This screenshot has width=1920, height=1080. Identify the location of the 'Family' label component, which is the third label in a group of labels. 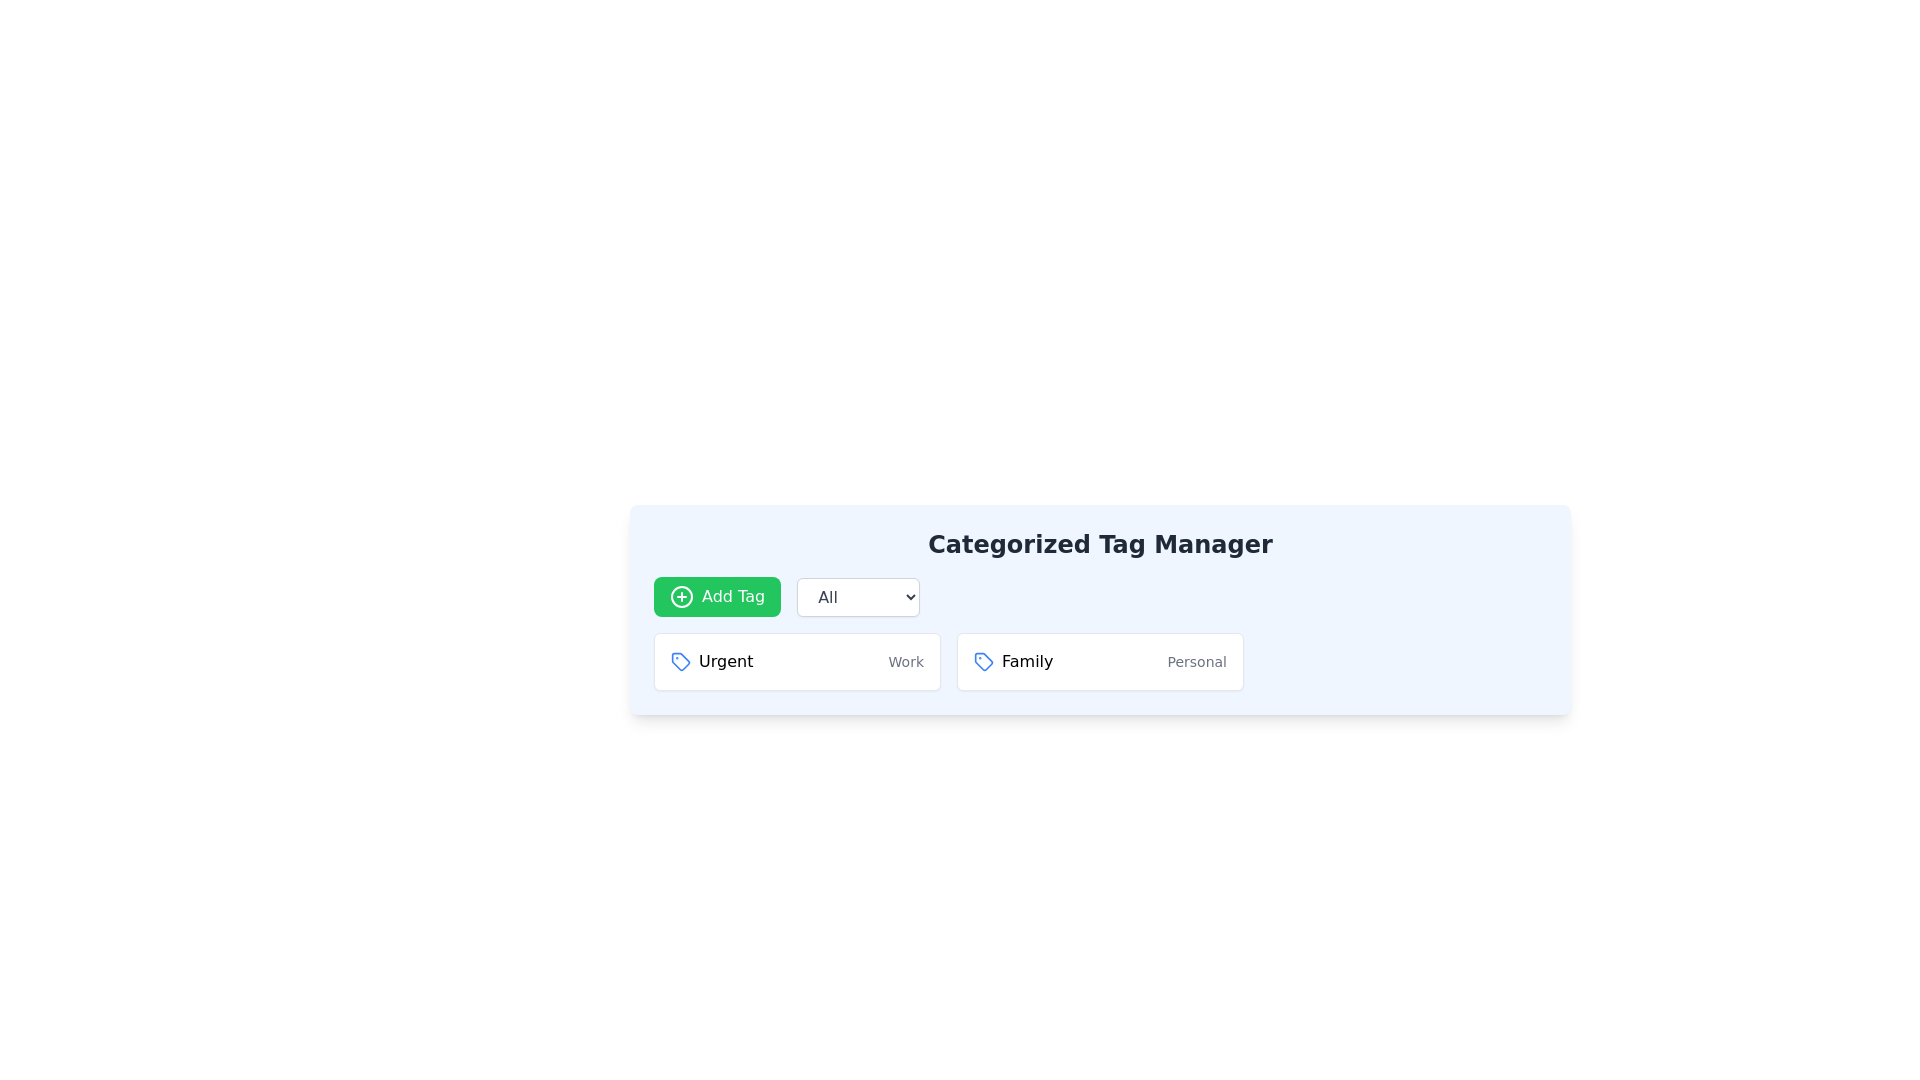
(1013, 662).